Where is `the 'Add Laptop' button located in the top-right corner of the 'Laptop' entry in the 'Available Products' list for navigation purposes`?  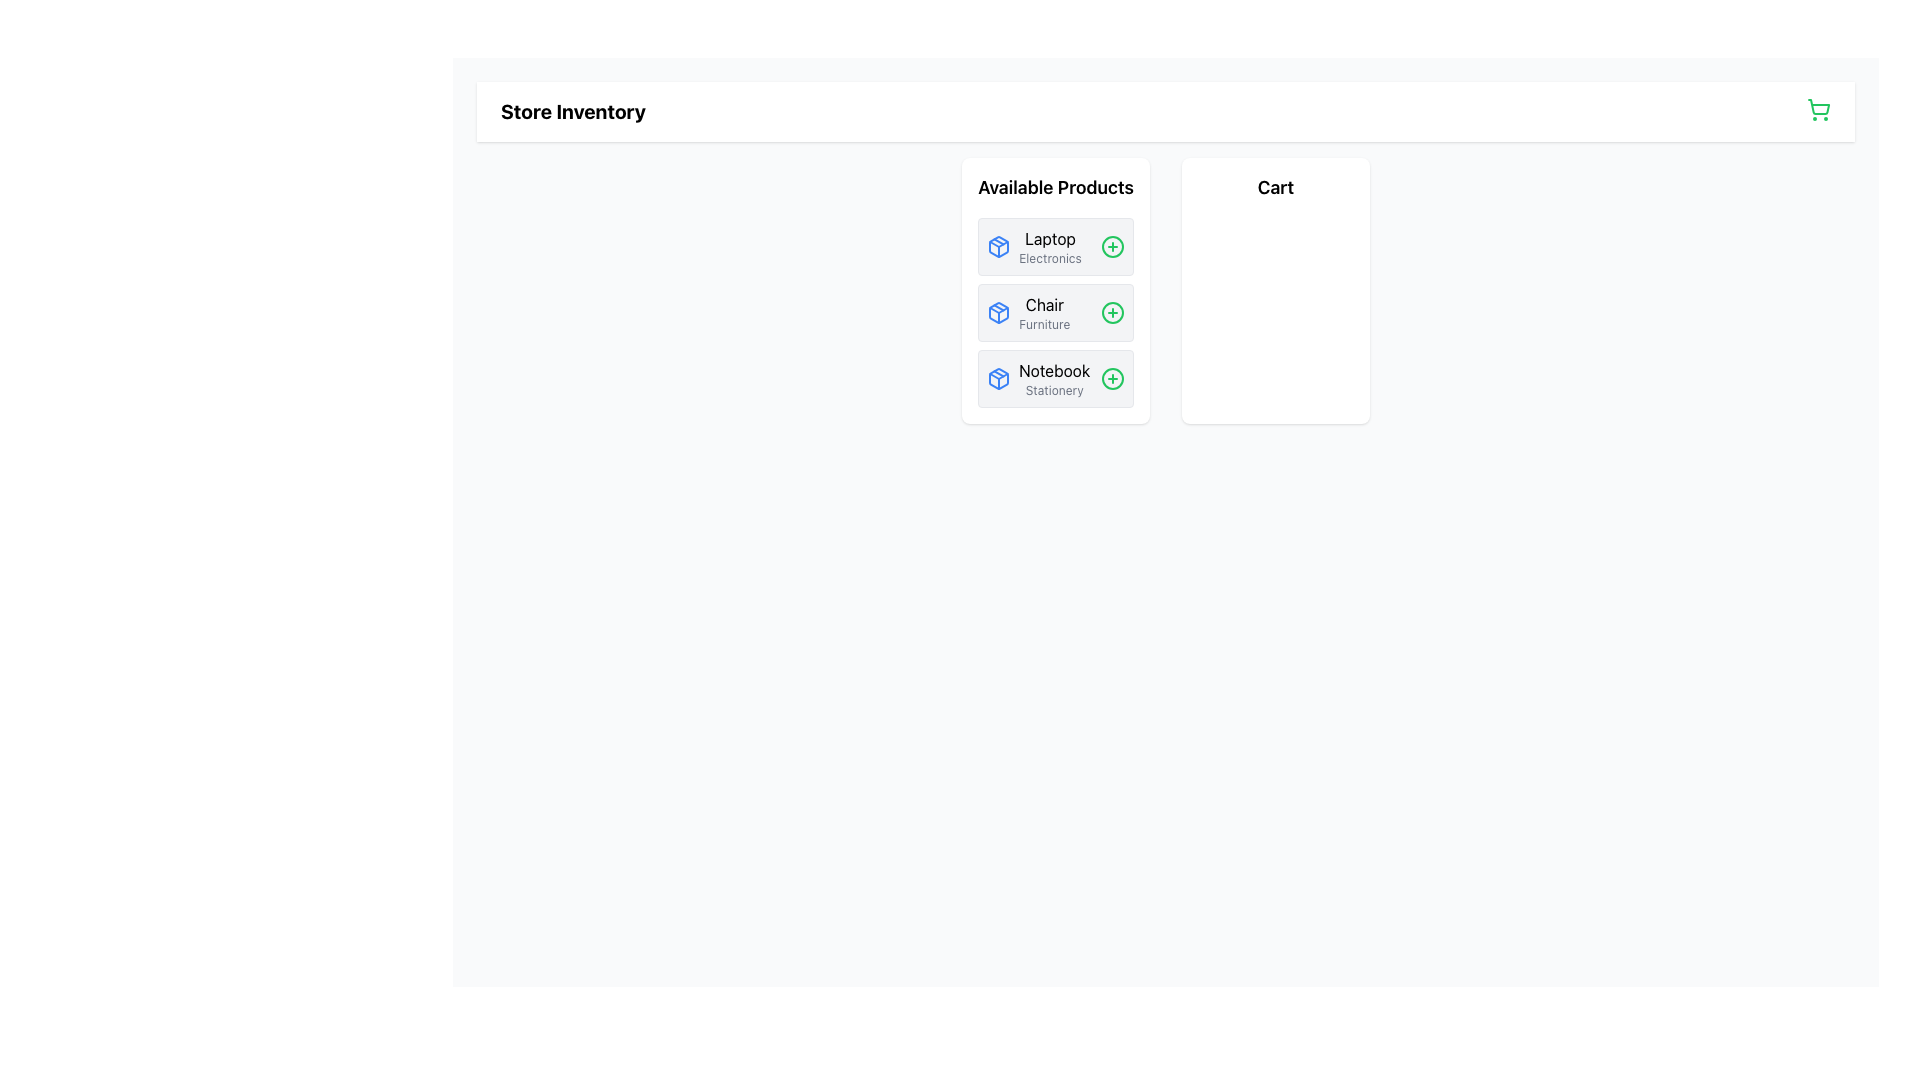
the 'Add Laptop' button located in the top-right corner of the 'Laptop' entry in the 'Available Products' list for navigation purposes is located at coordinates (1112, 245).